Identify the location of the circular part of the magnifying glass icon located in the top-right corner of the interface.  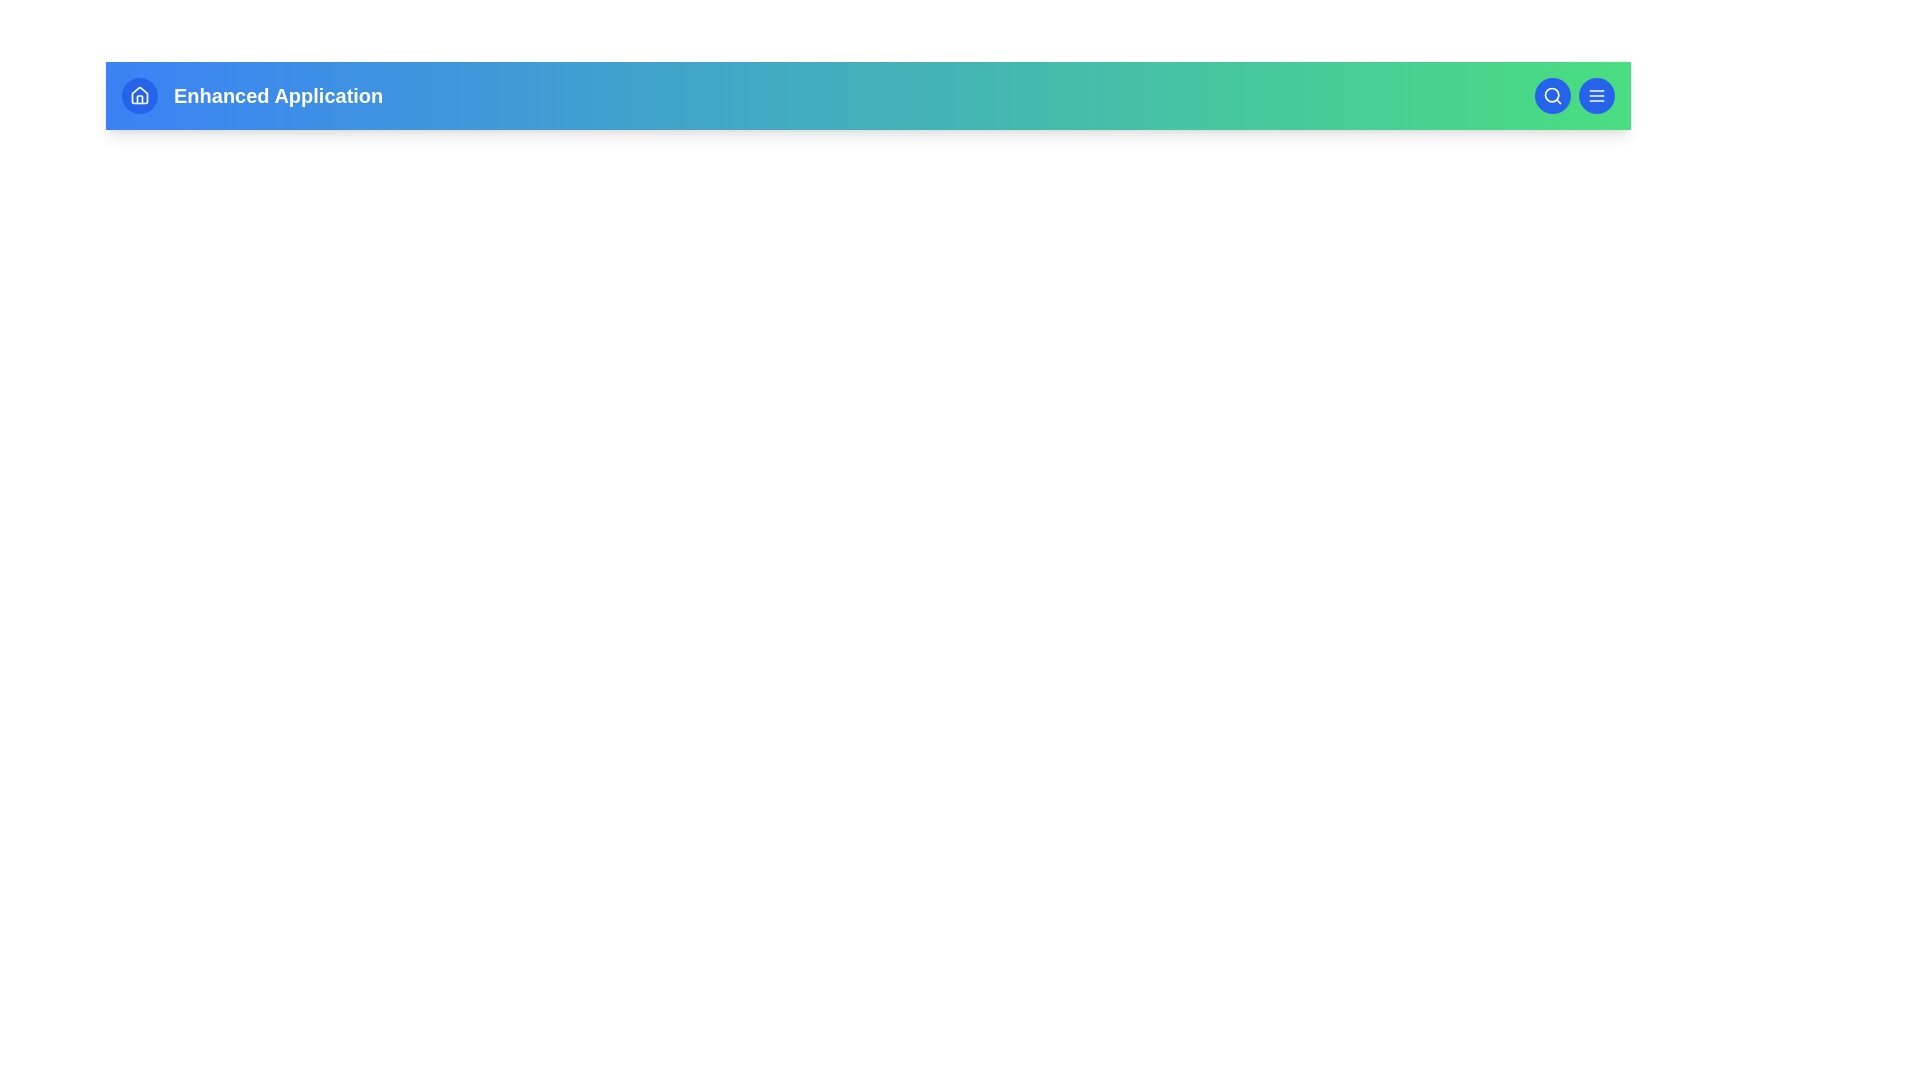
(1550, 95).